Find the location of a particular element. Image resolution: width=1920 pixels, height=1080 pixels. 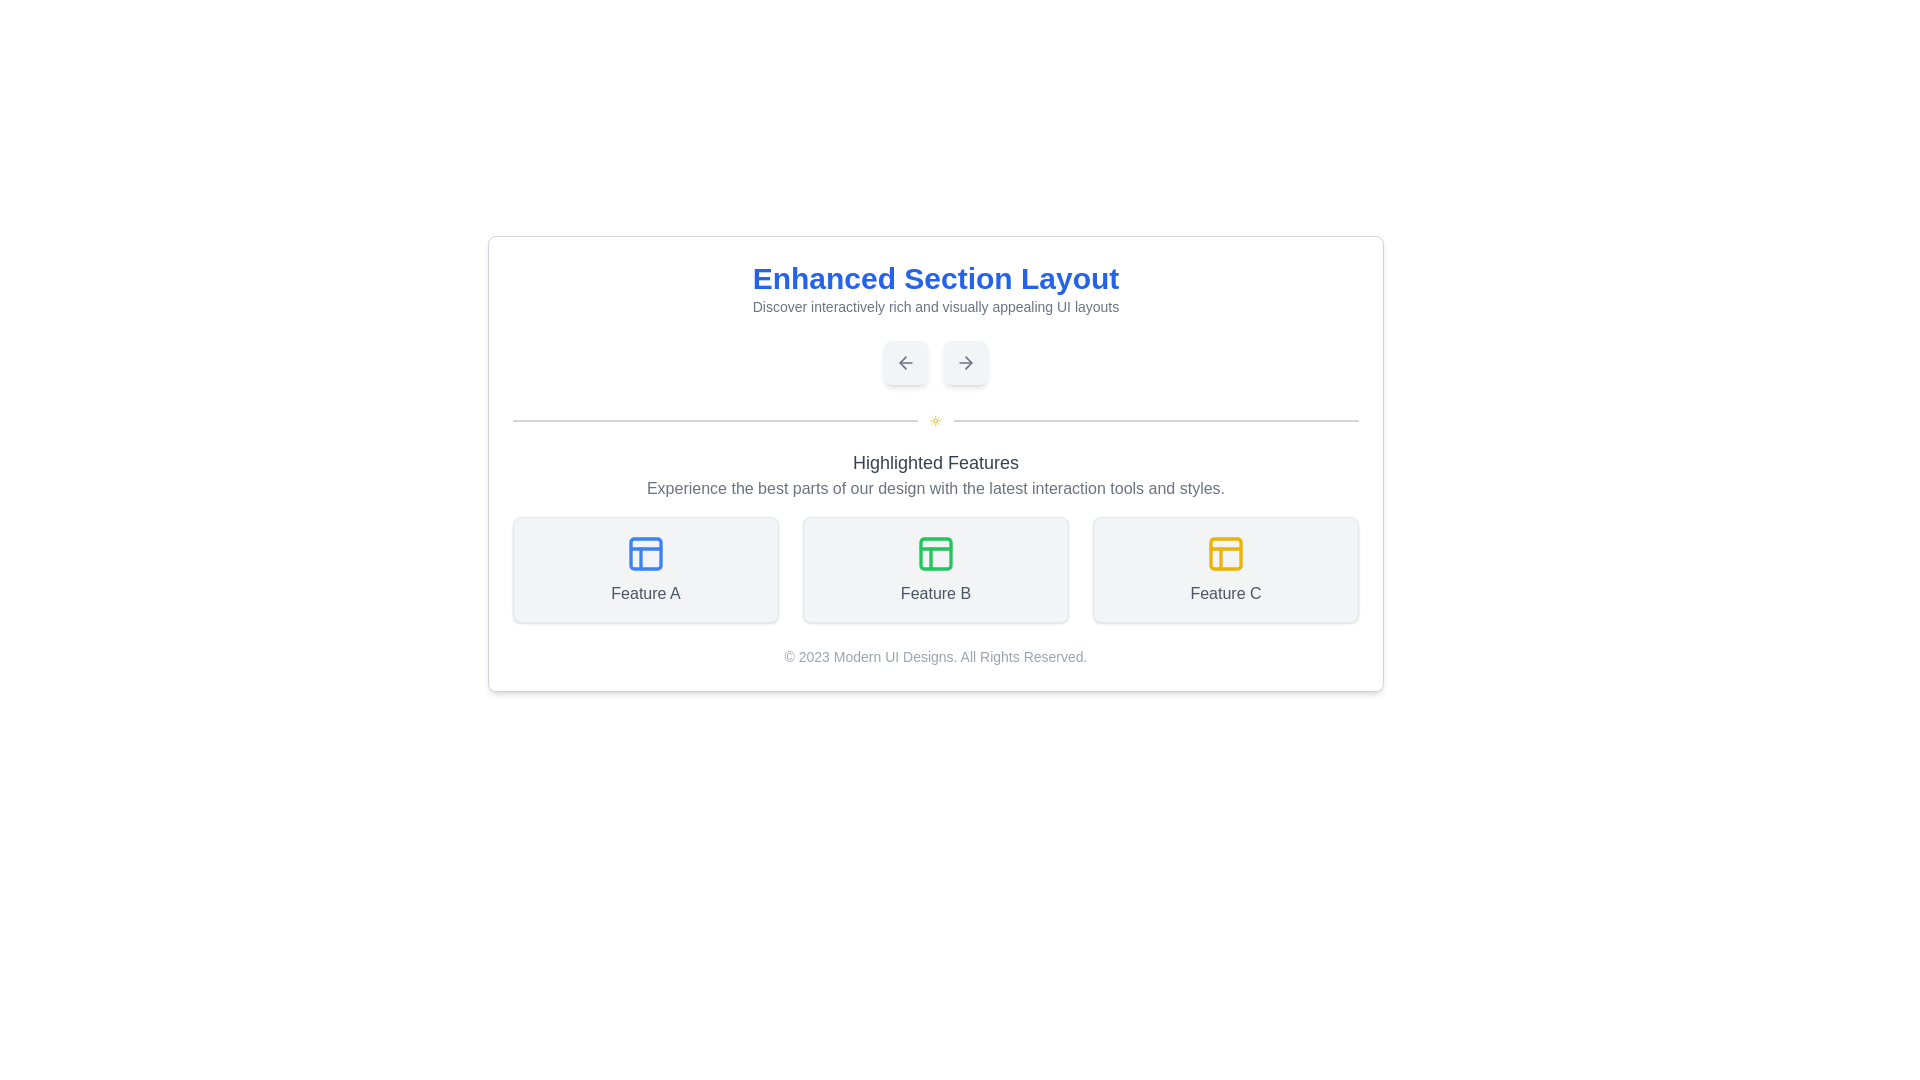

the rightward navigation control icon within the button group located below 'Enhanced Section Layout' is located at coordinates (968, 362).